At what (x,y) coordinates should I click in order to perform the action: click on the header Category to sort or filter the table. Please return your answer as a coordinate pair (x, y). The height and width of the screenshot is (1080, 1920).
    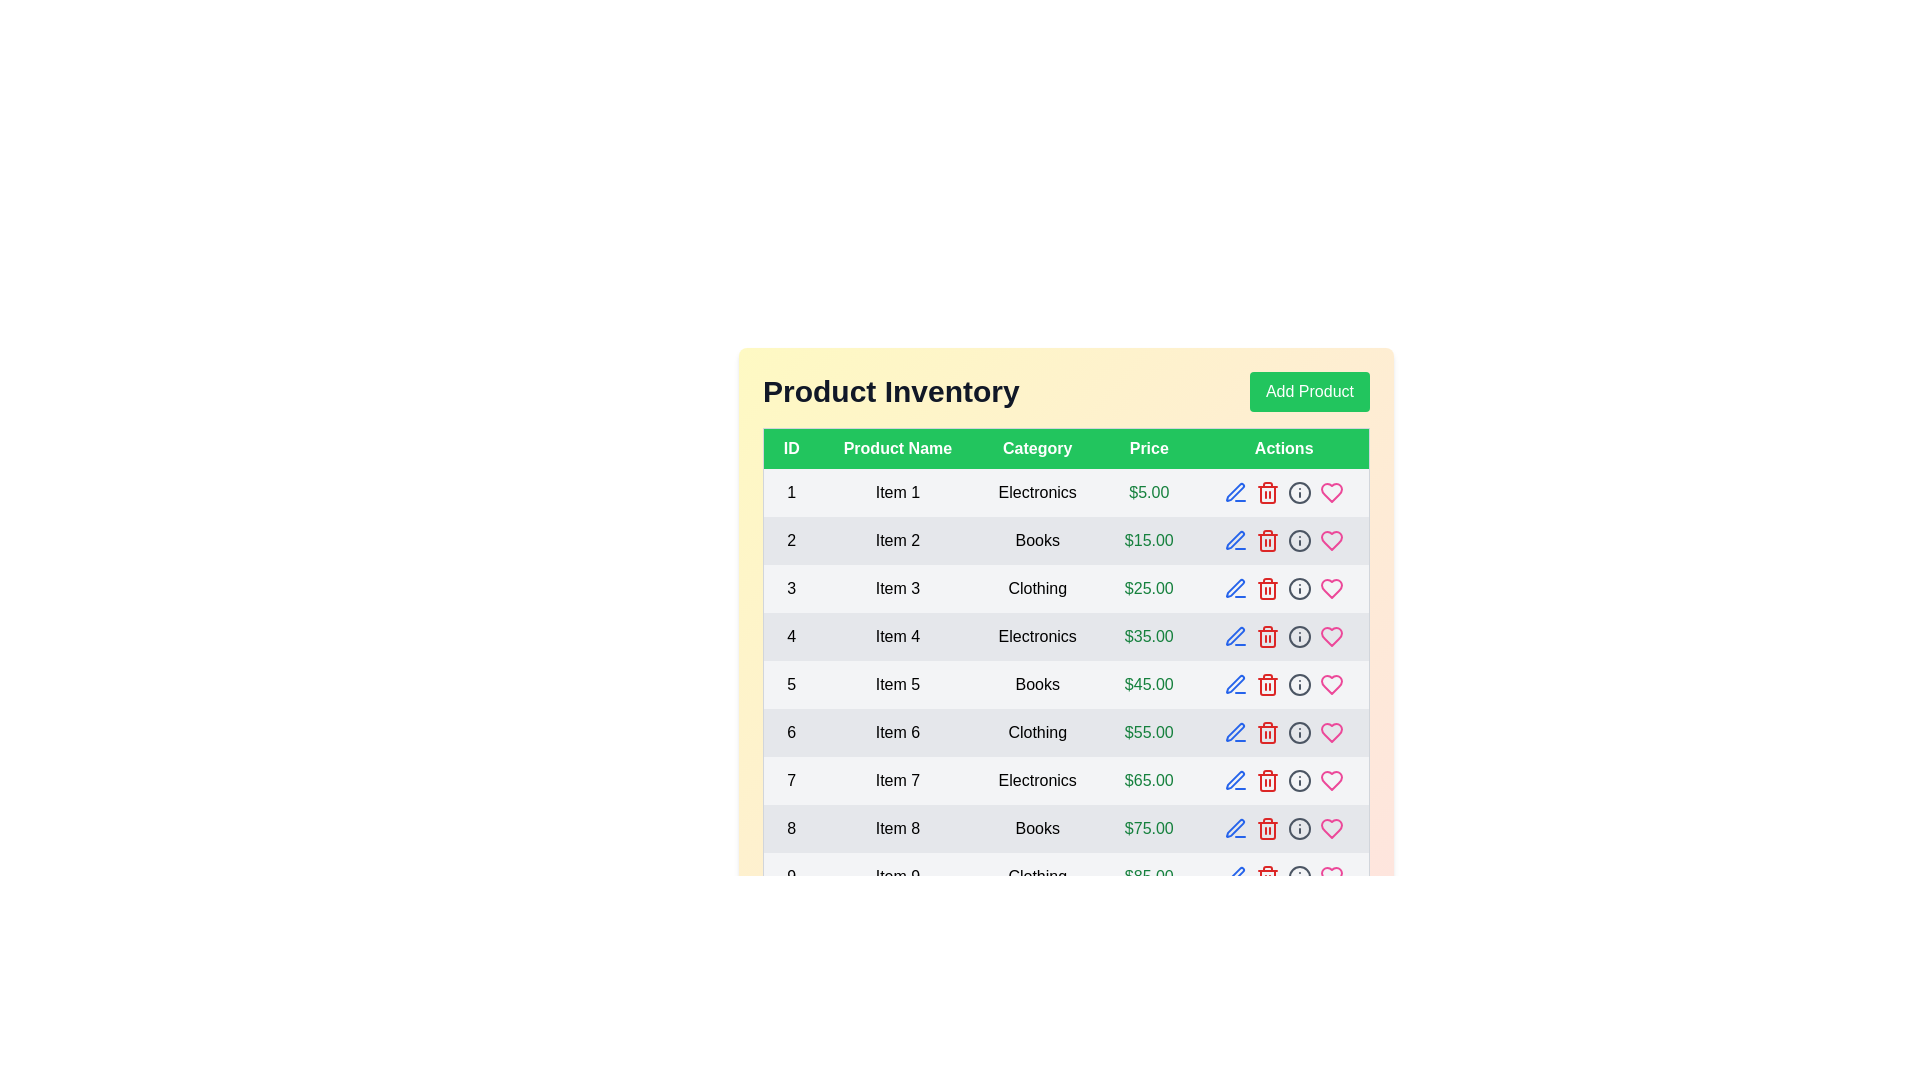
    Looking at the image, I should click on (1037, 447).